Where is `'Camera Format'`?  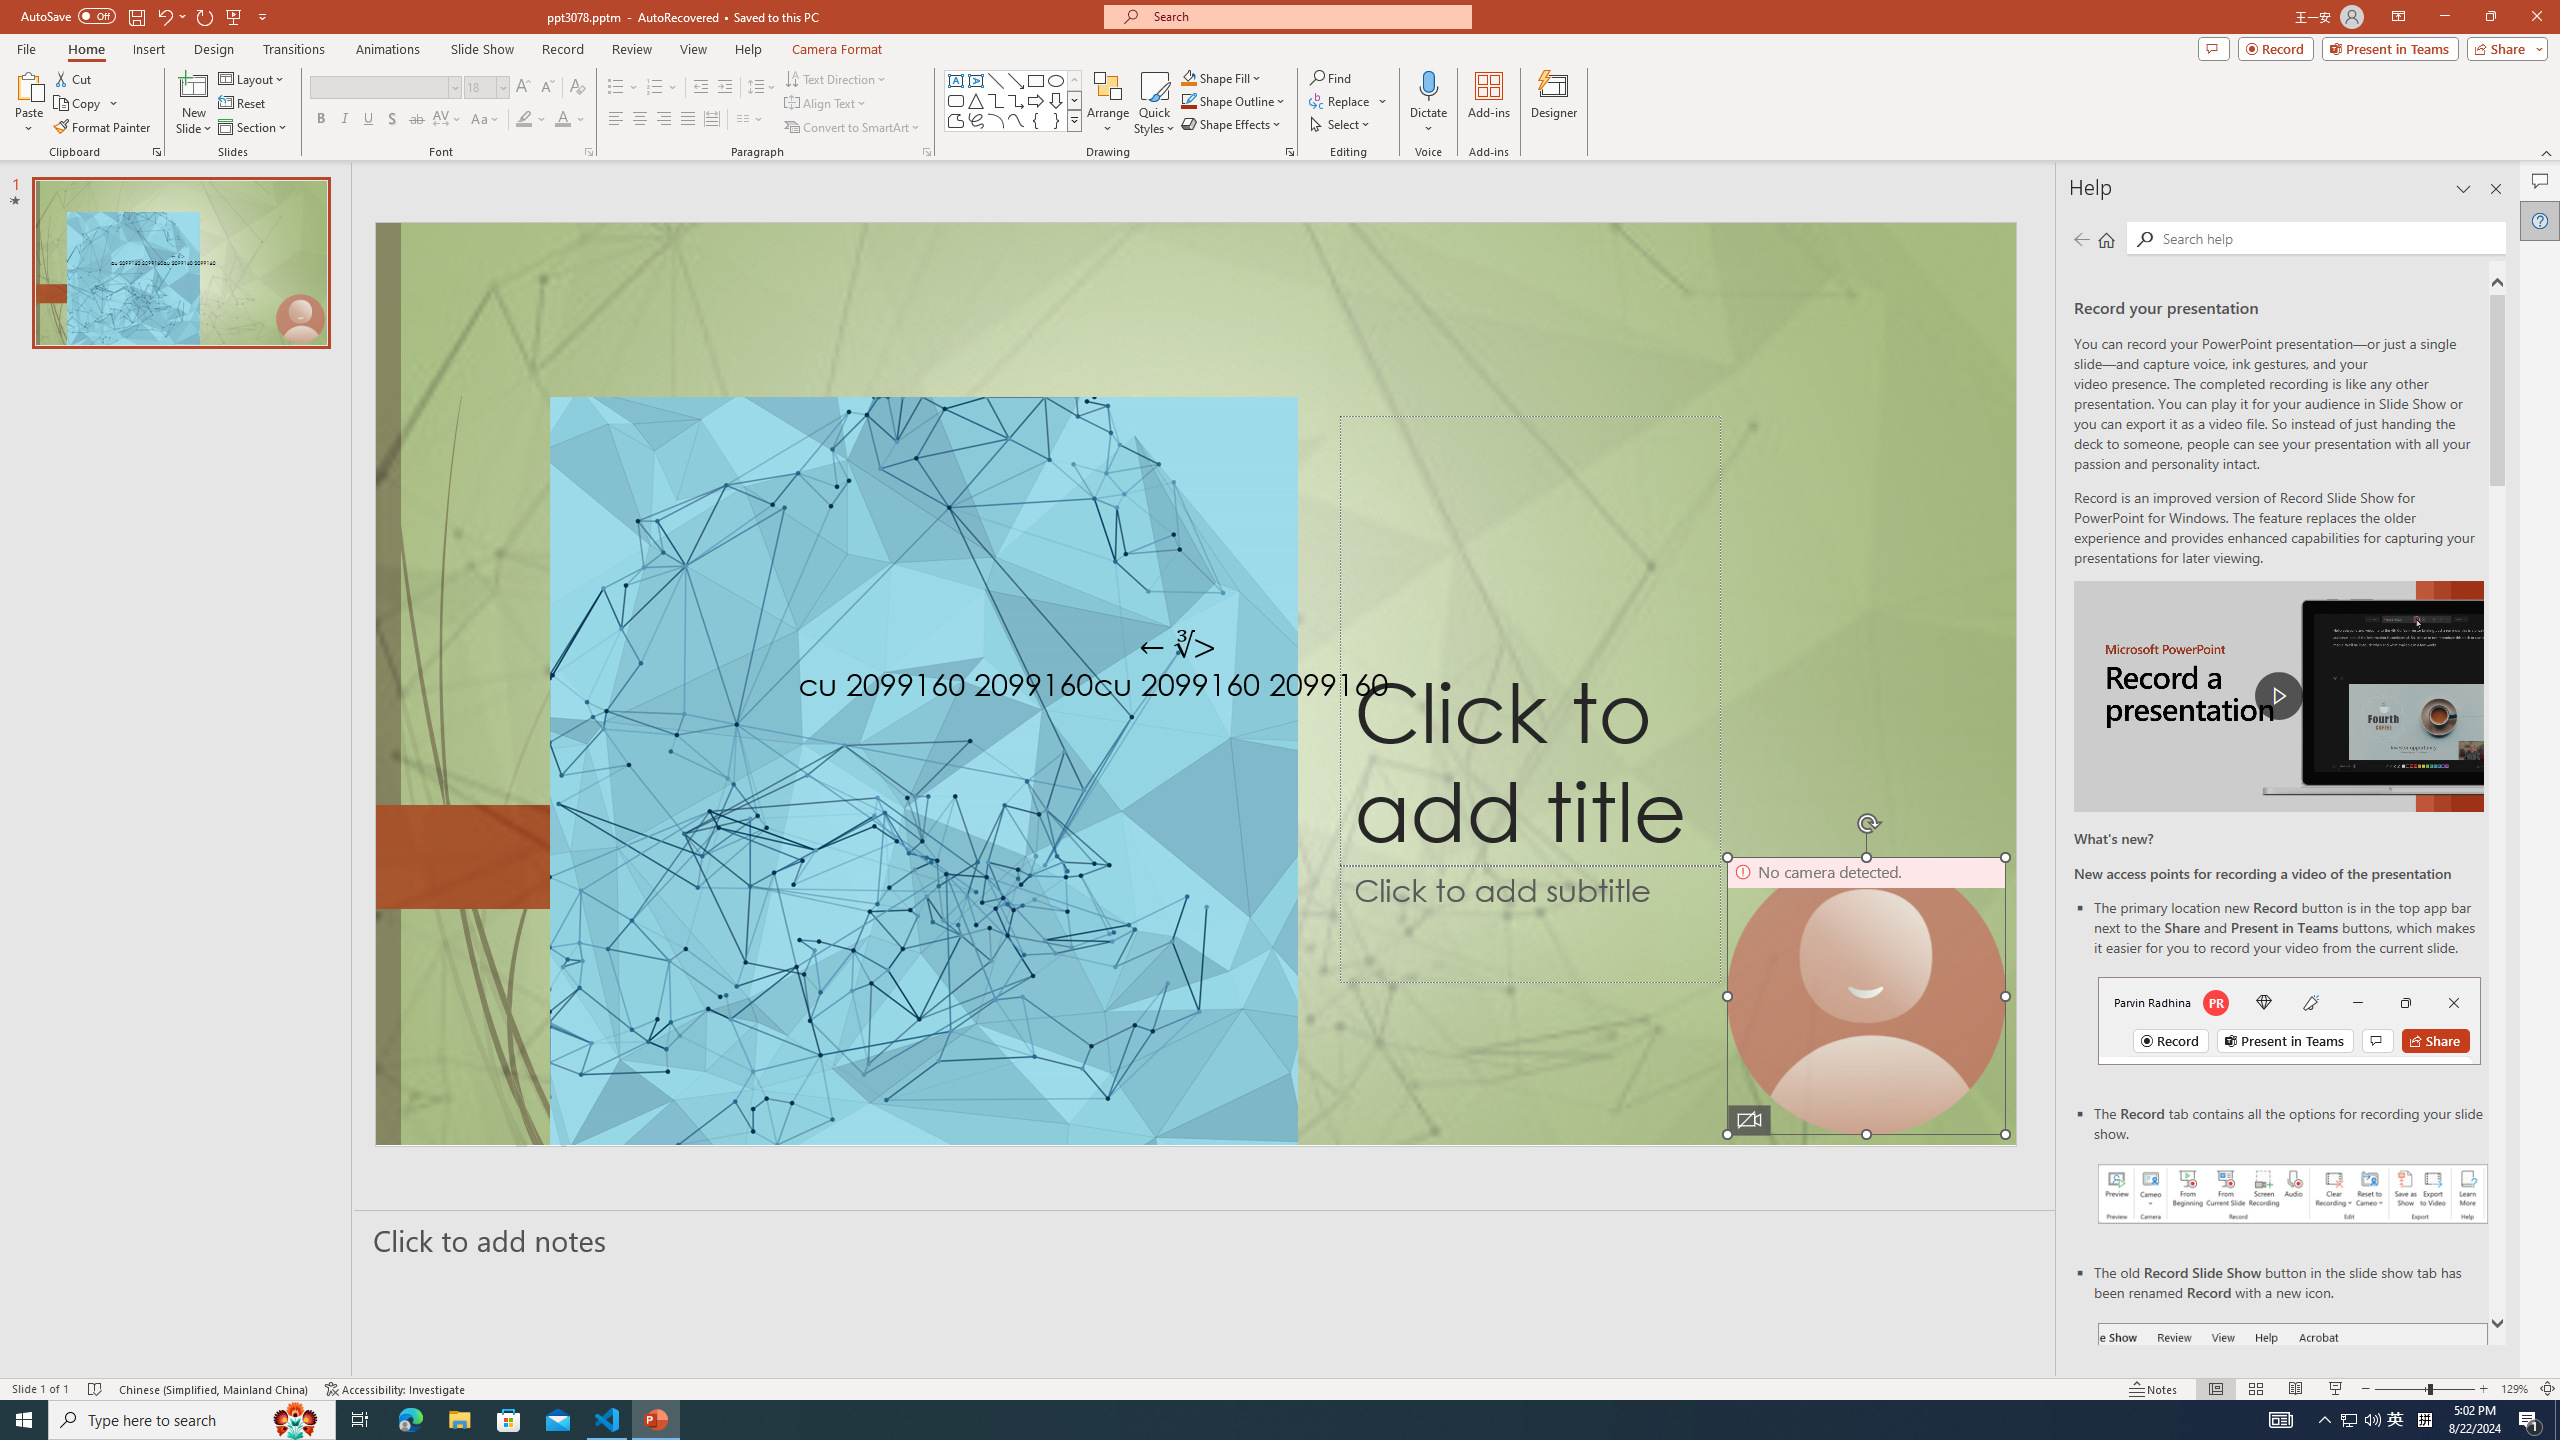 'Camera Format' is located at coordinates (836, 49).